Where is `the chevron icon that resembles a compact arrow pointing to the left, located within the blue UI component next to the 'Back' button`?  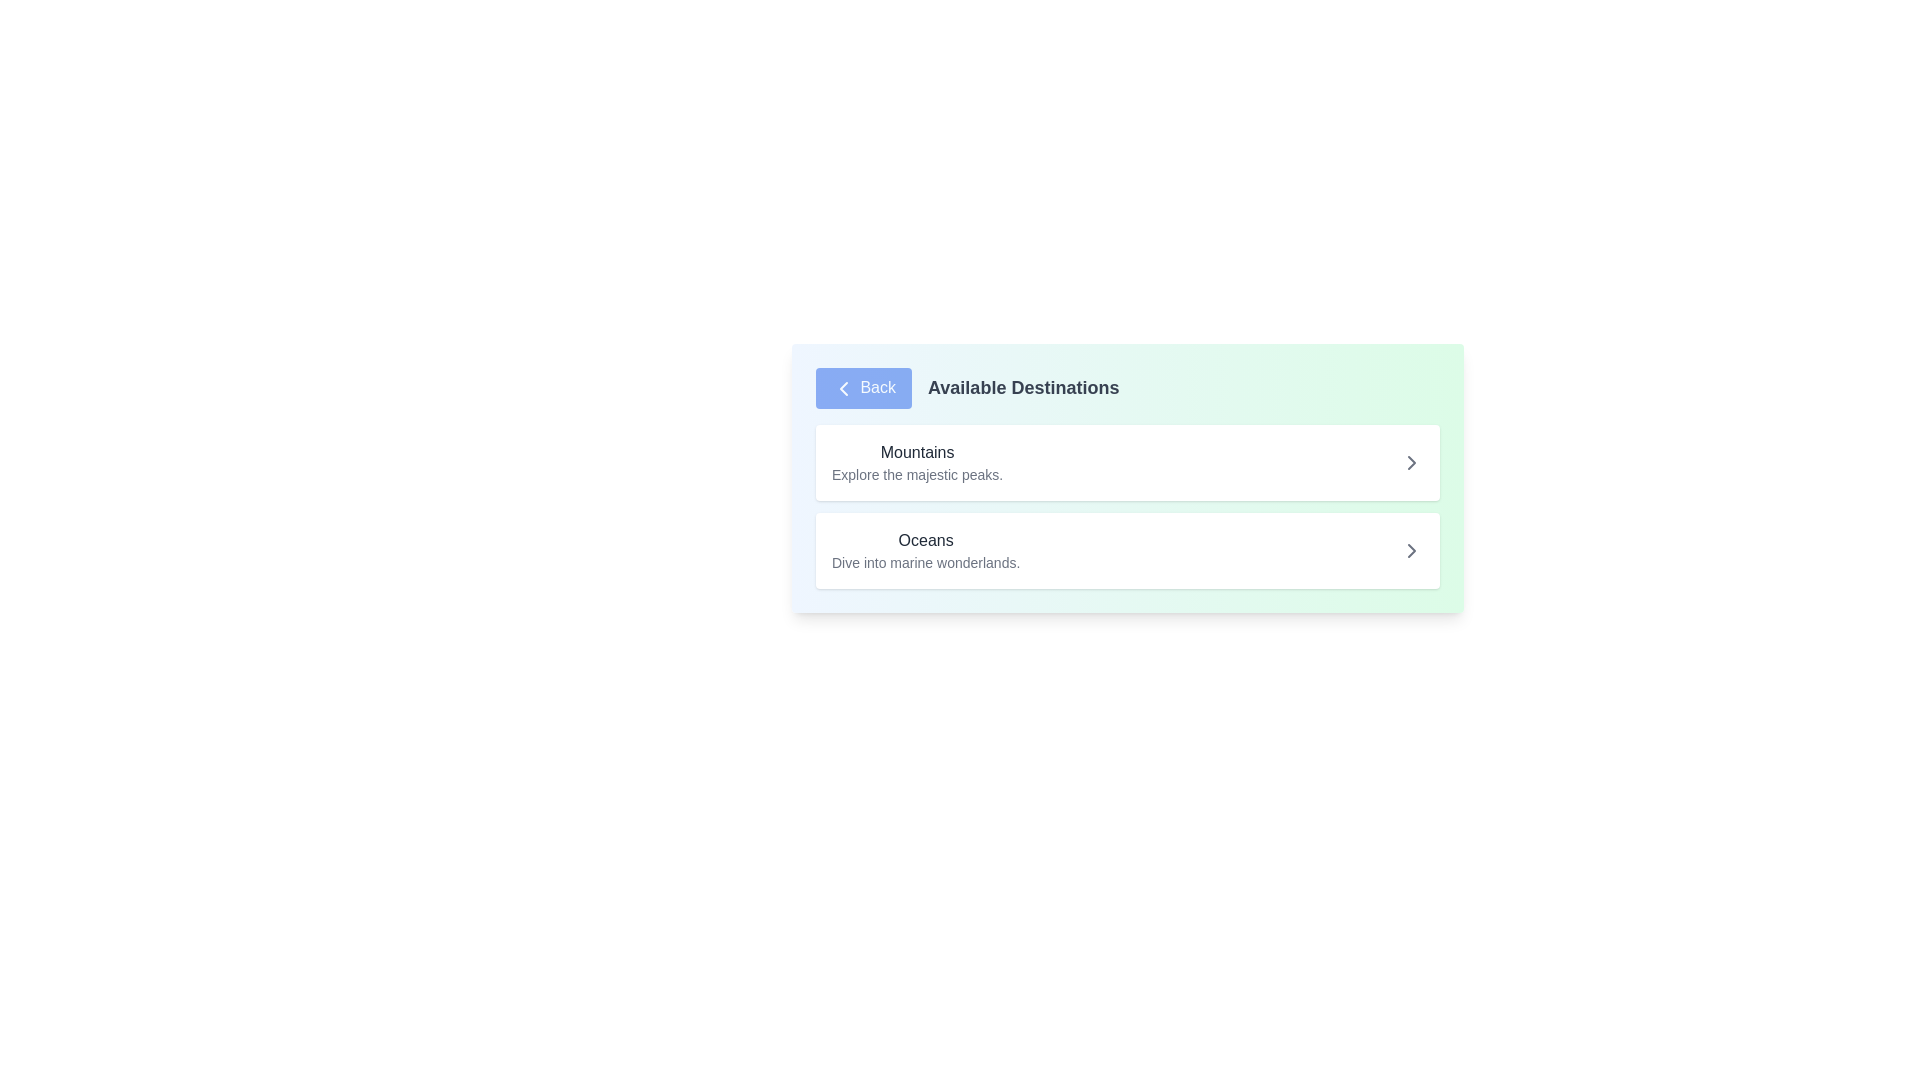 the chevron icon that resembles a compact arrow pointing to the left, located within the blue UI component next to the 'Back' button is located at coordinates (844, 388).